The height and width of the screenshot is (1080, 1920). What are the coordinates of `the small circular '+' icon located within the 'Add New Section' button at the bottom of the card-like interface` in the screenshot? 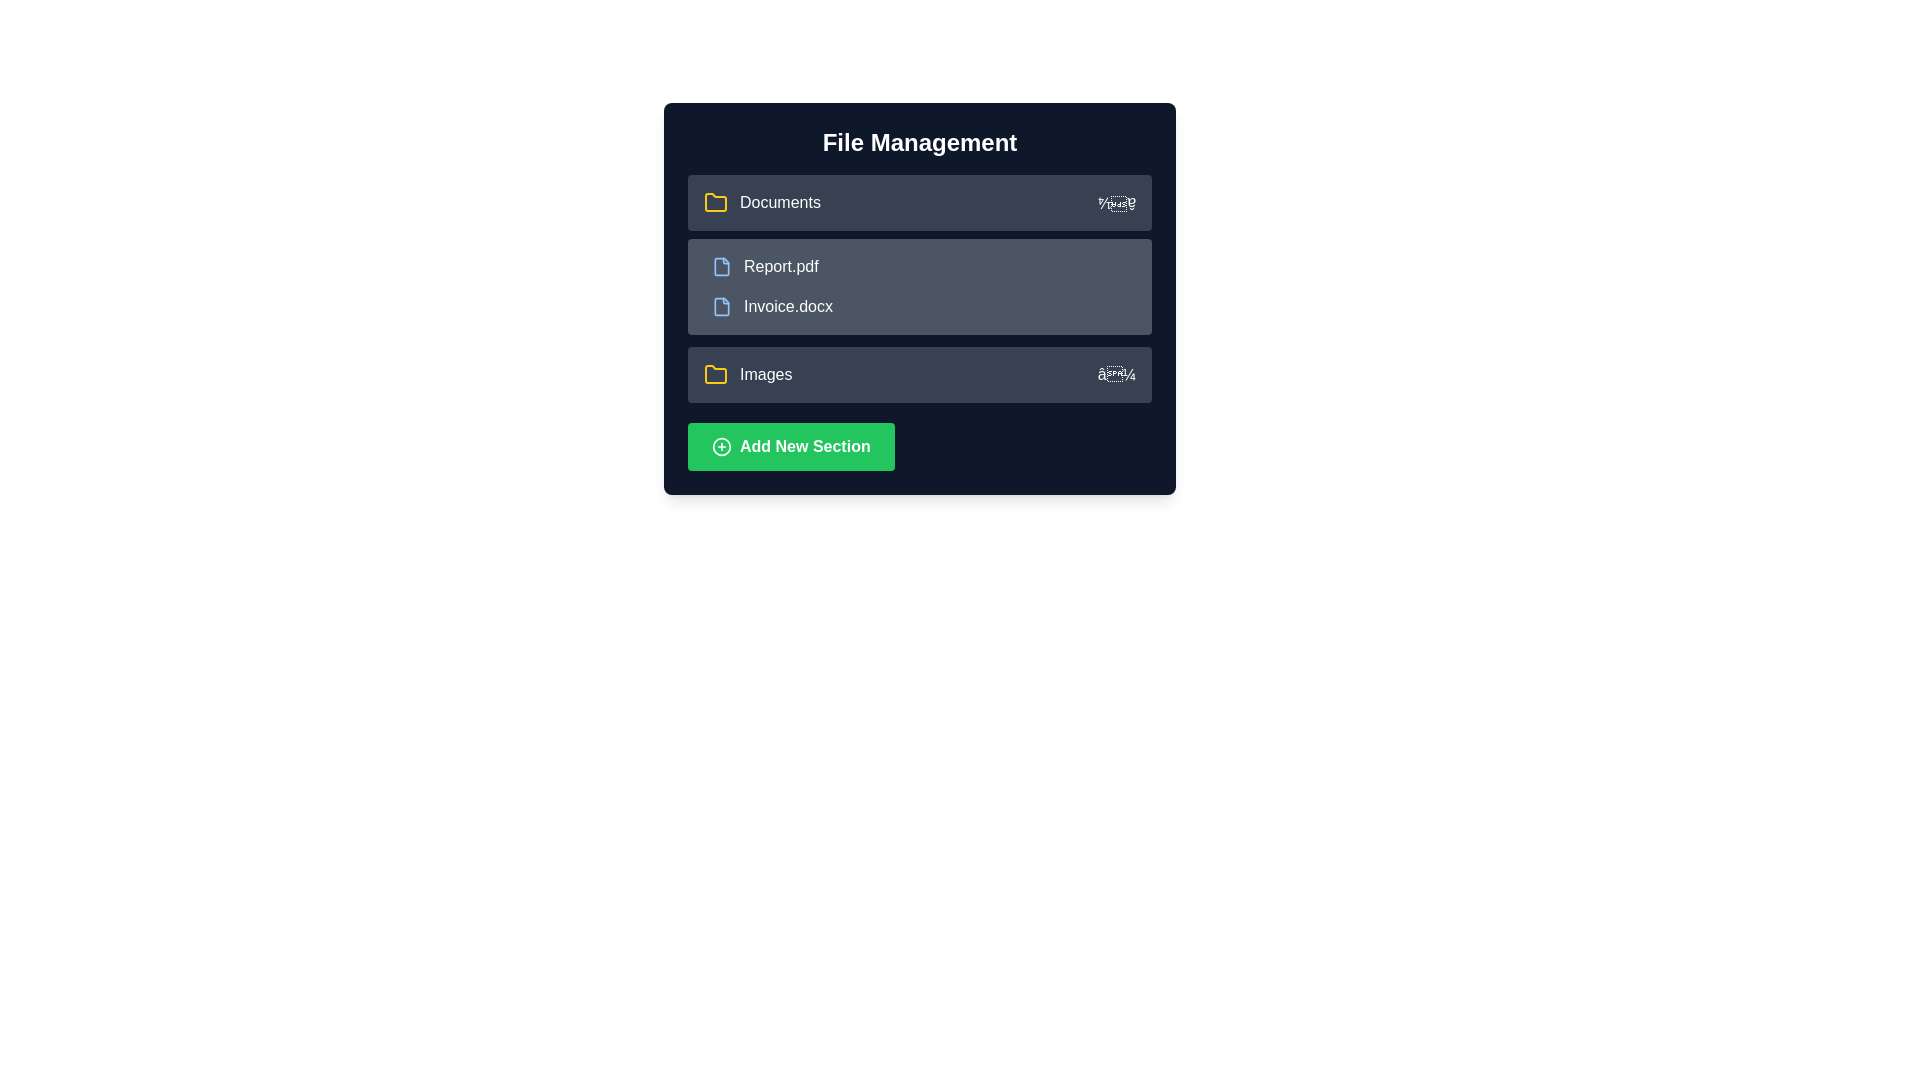 It's located at (720, 446).